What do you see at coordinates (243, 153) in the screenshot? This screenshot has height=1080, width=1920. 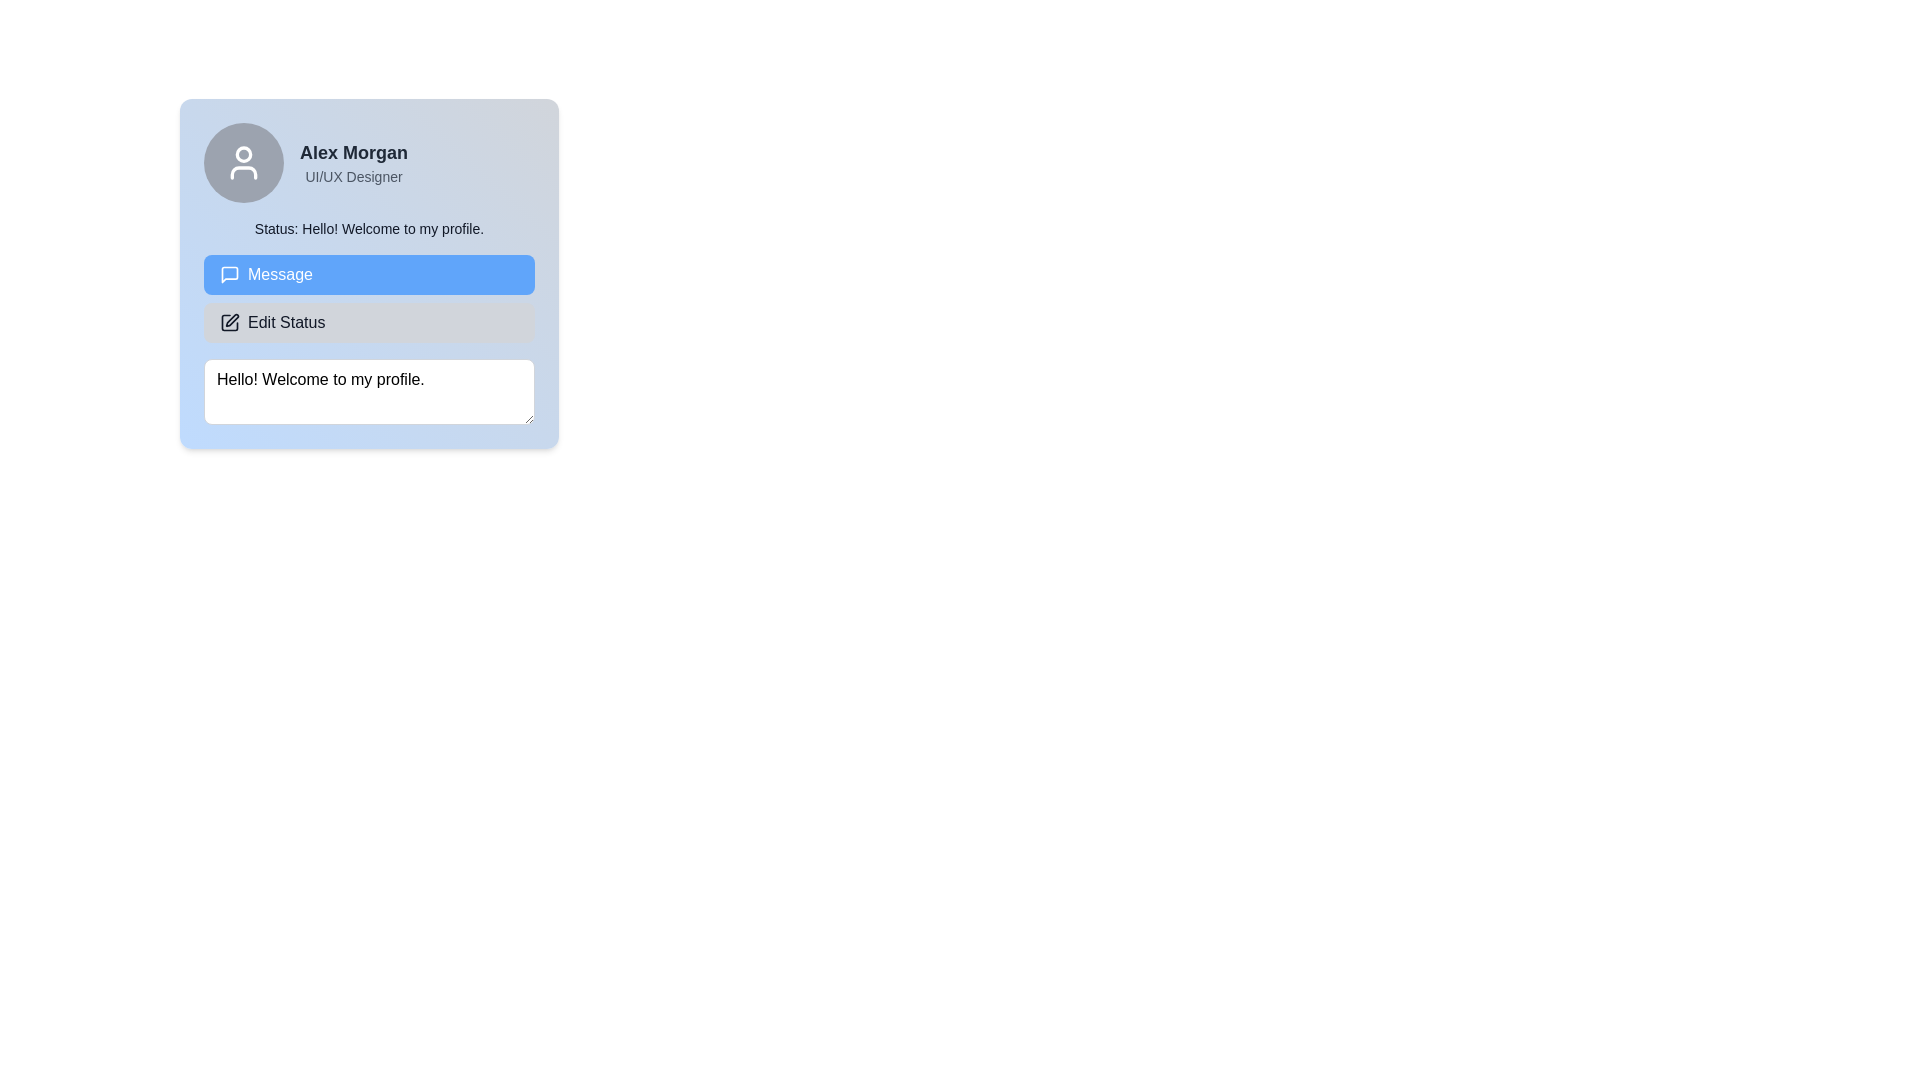 I see `the head component of the user profile icon, represented as a circular graphical icon located at the top-left corner of the profile card interface` at bounding box center [243, 153].